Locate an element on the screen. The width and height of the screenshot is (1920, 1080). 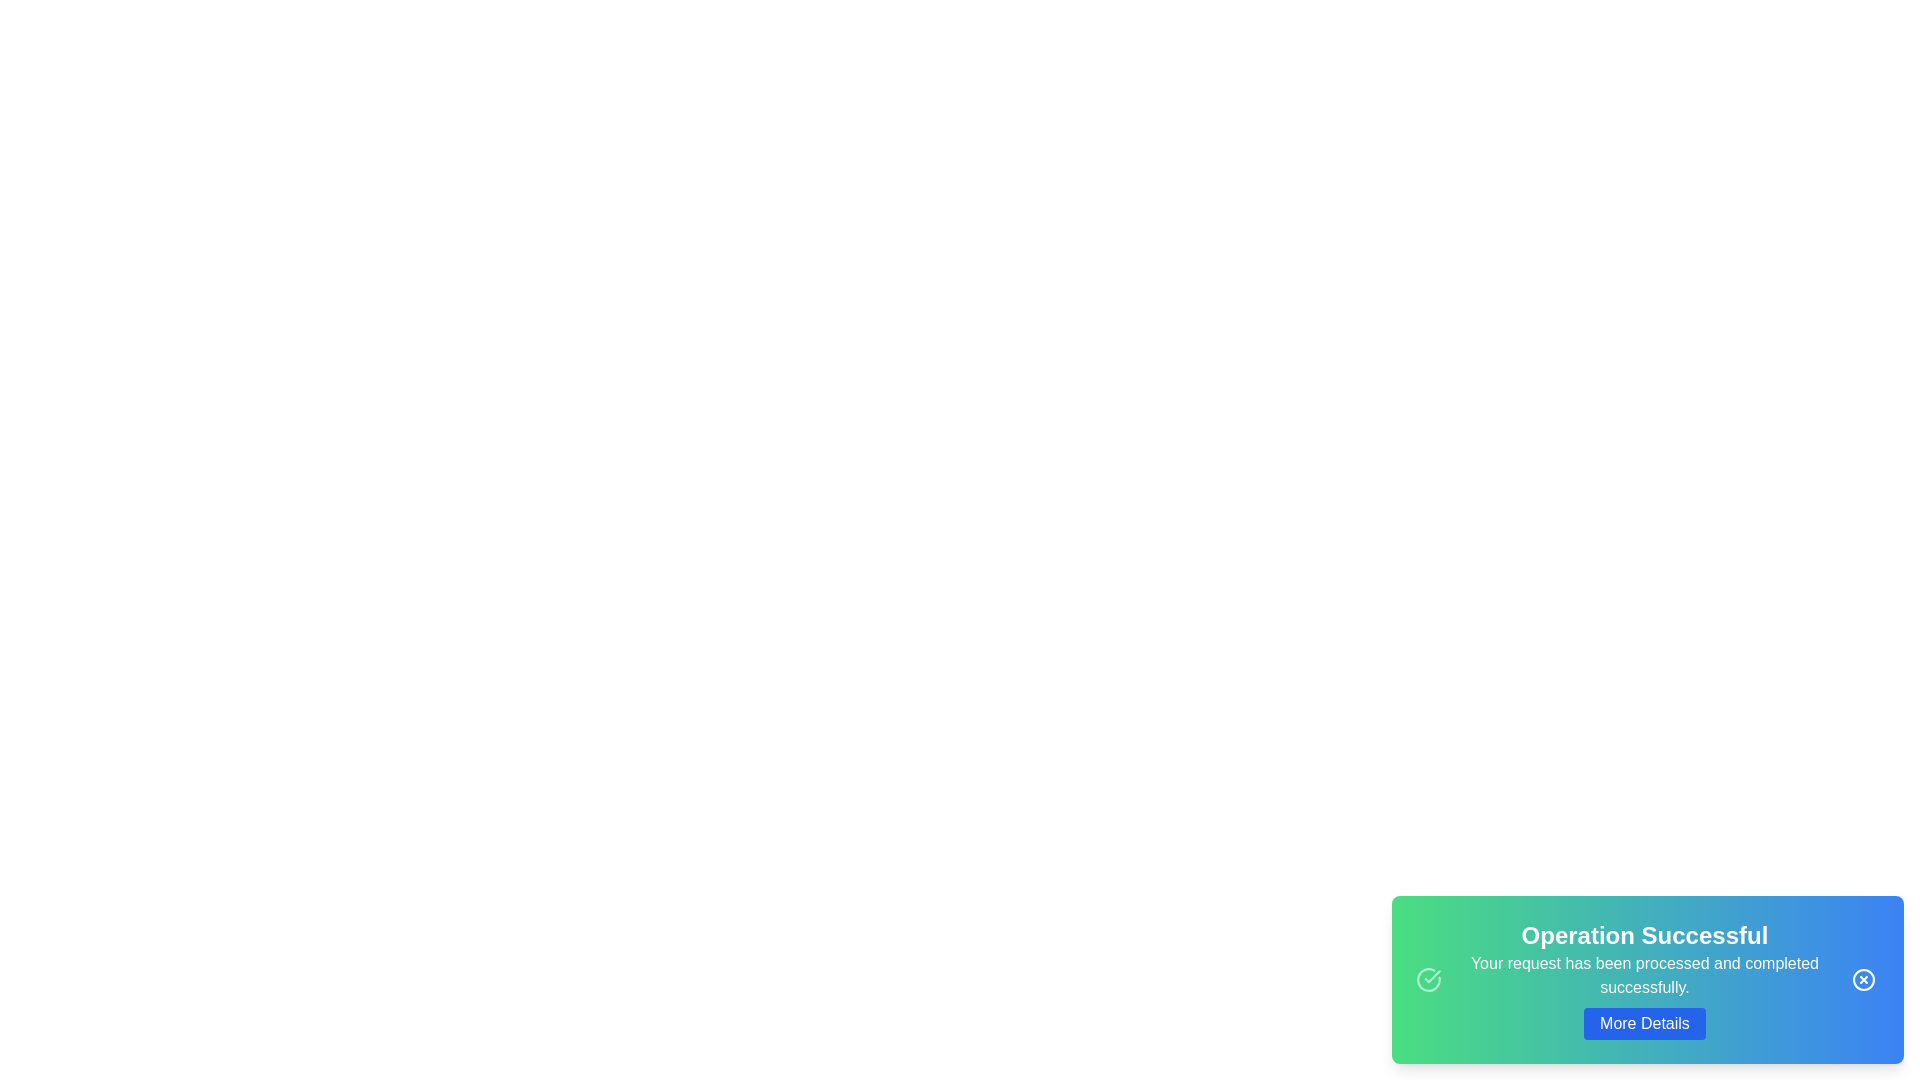
the close button (X) to dismiss the snackbar is located at coordinates (1862, 978).